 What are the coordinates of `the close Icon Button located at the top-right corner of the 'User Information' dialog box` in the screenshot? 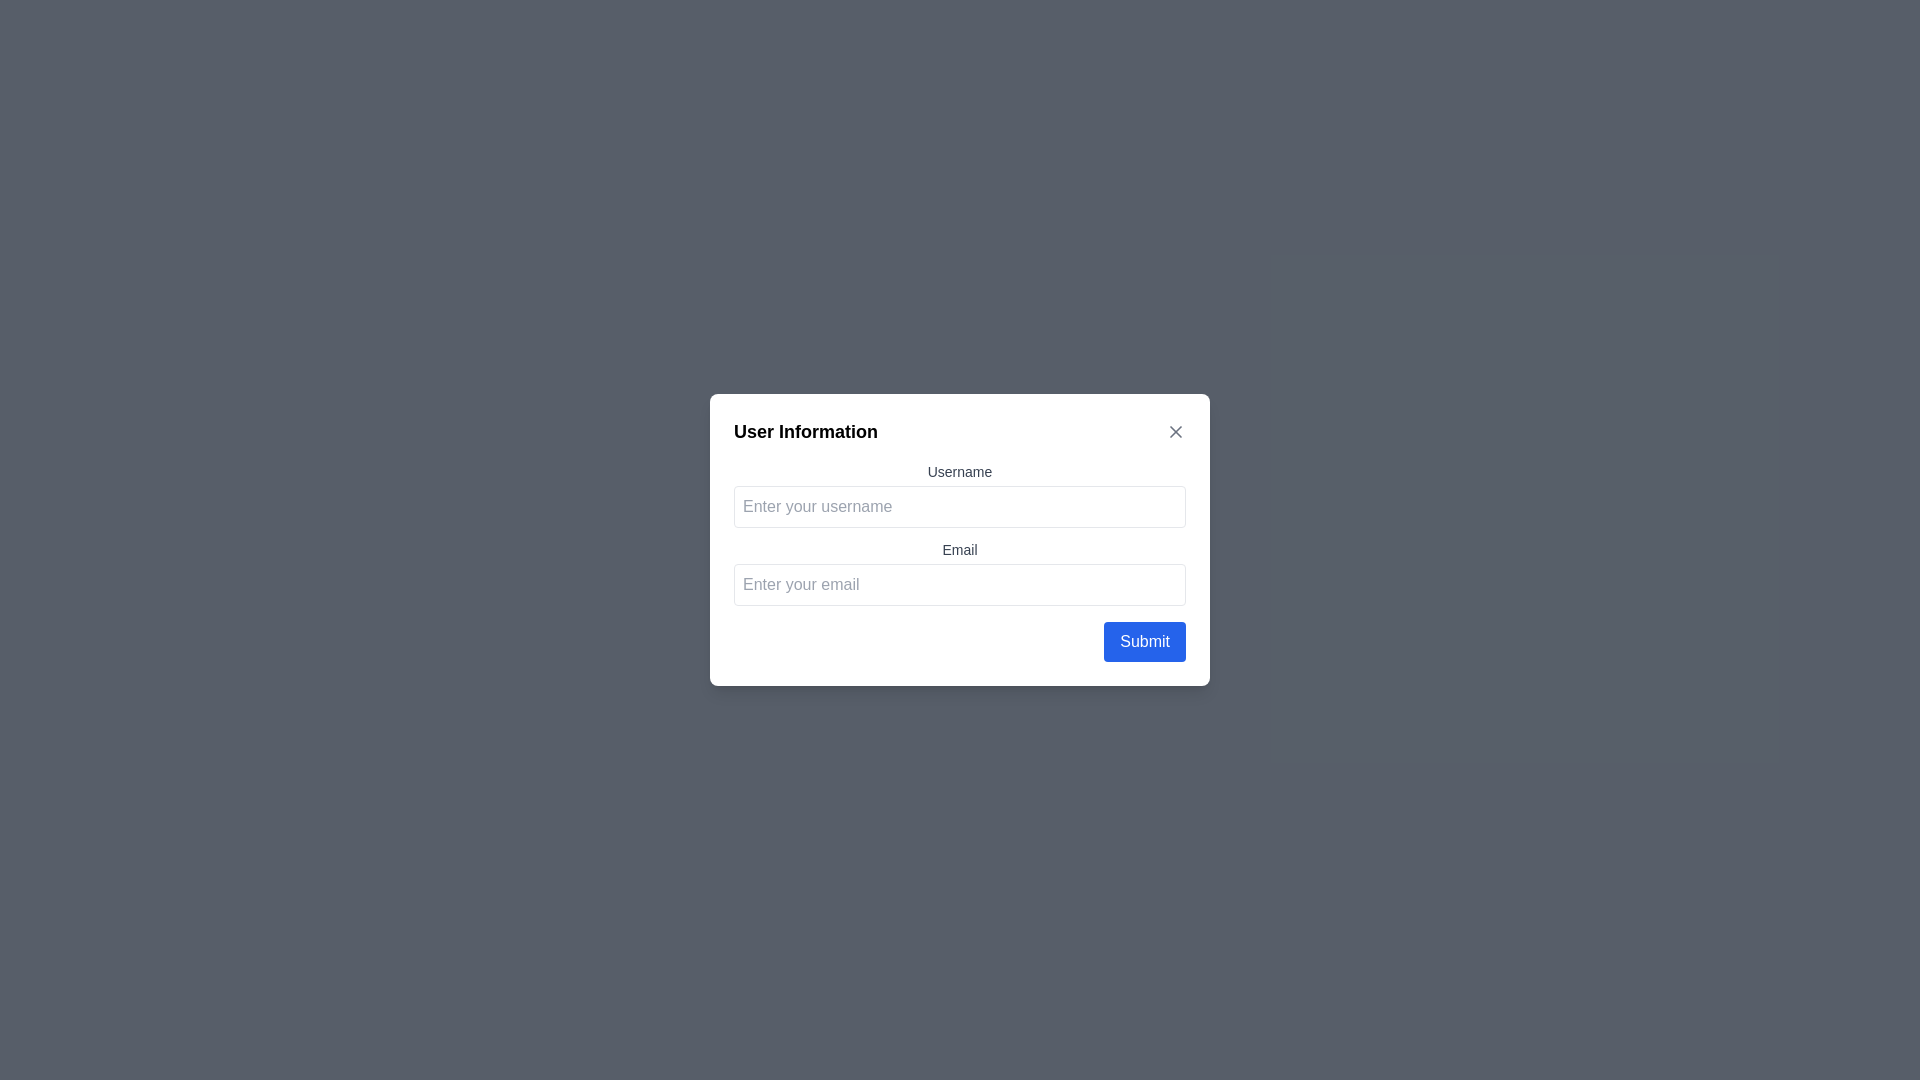 It's located at (1176, 431).